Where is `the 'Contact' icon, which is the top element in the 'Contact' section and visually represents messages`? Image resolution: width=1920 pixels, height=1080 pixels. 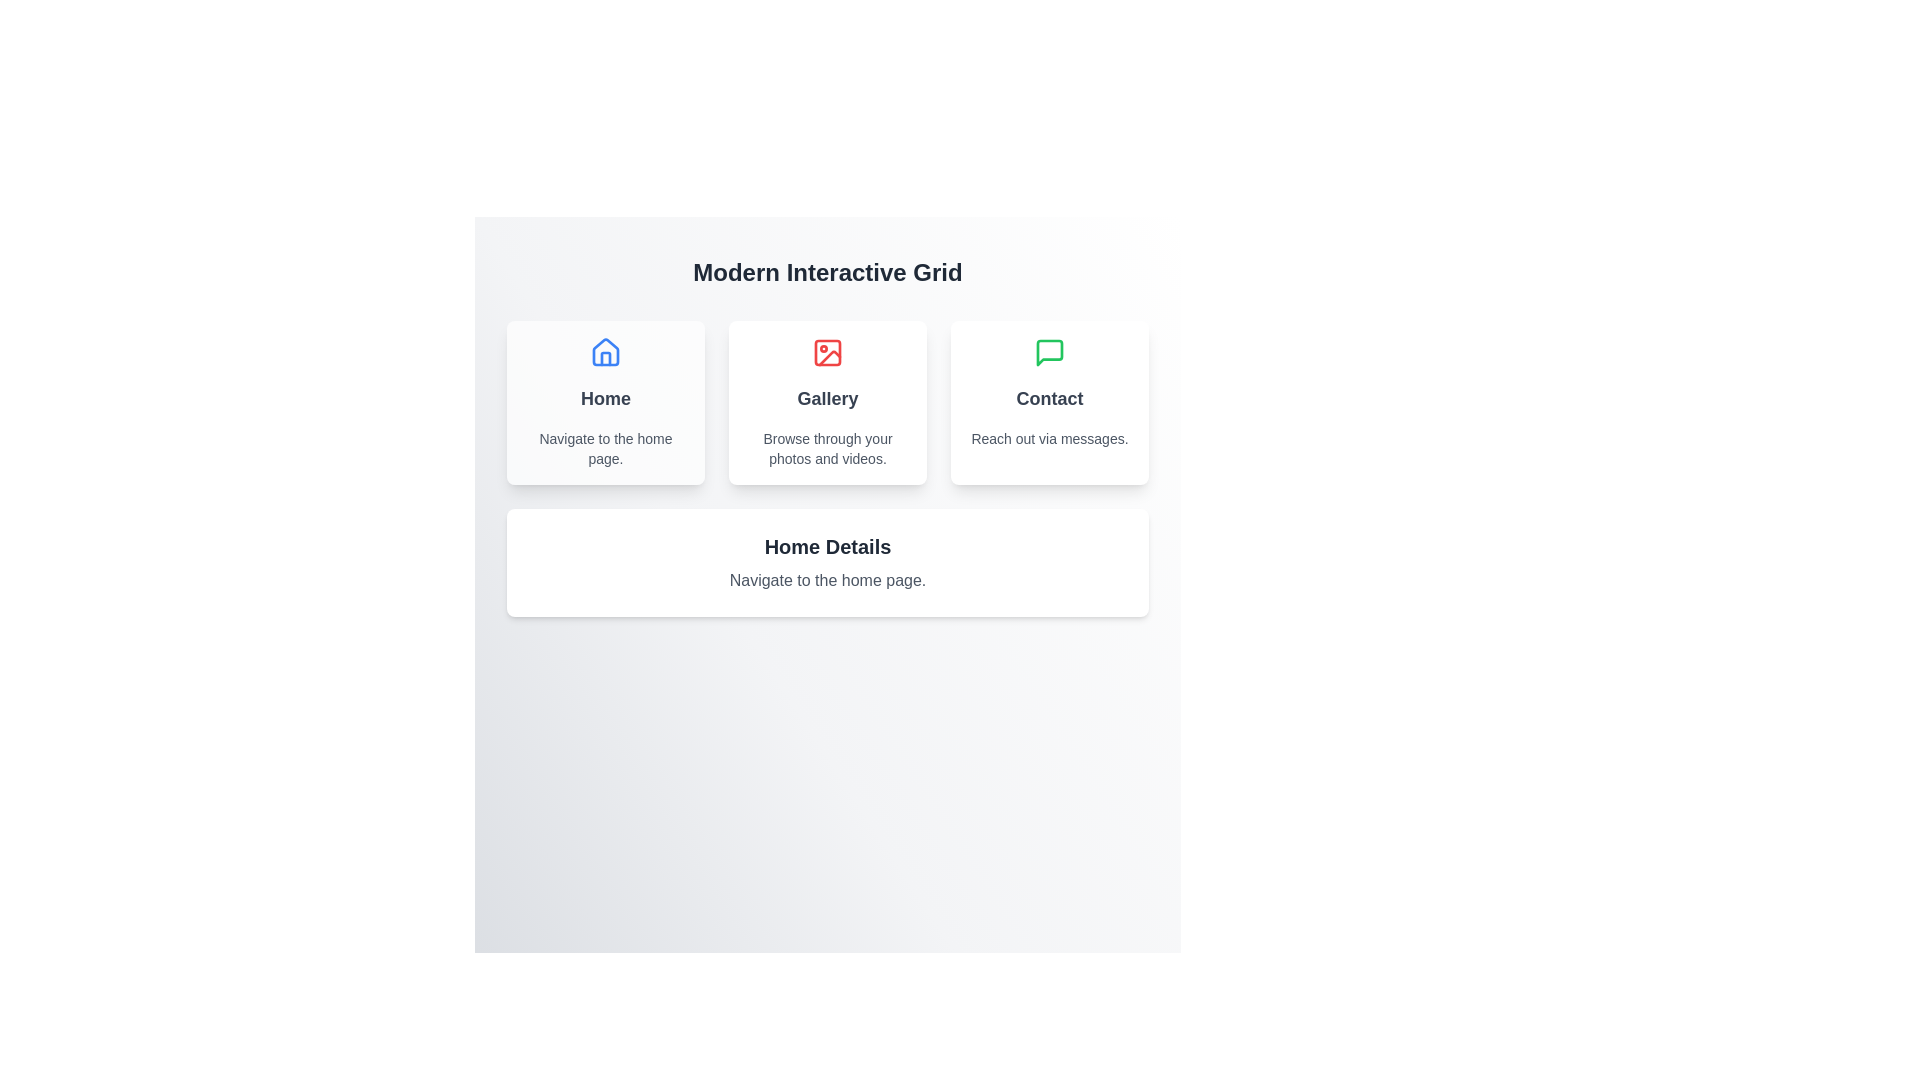 the 'Contact' icon, which is the top element in the 'Contact' section and visually represents messages is located at coordinates (1049, 352).